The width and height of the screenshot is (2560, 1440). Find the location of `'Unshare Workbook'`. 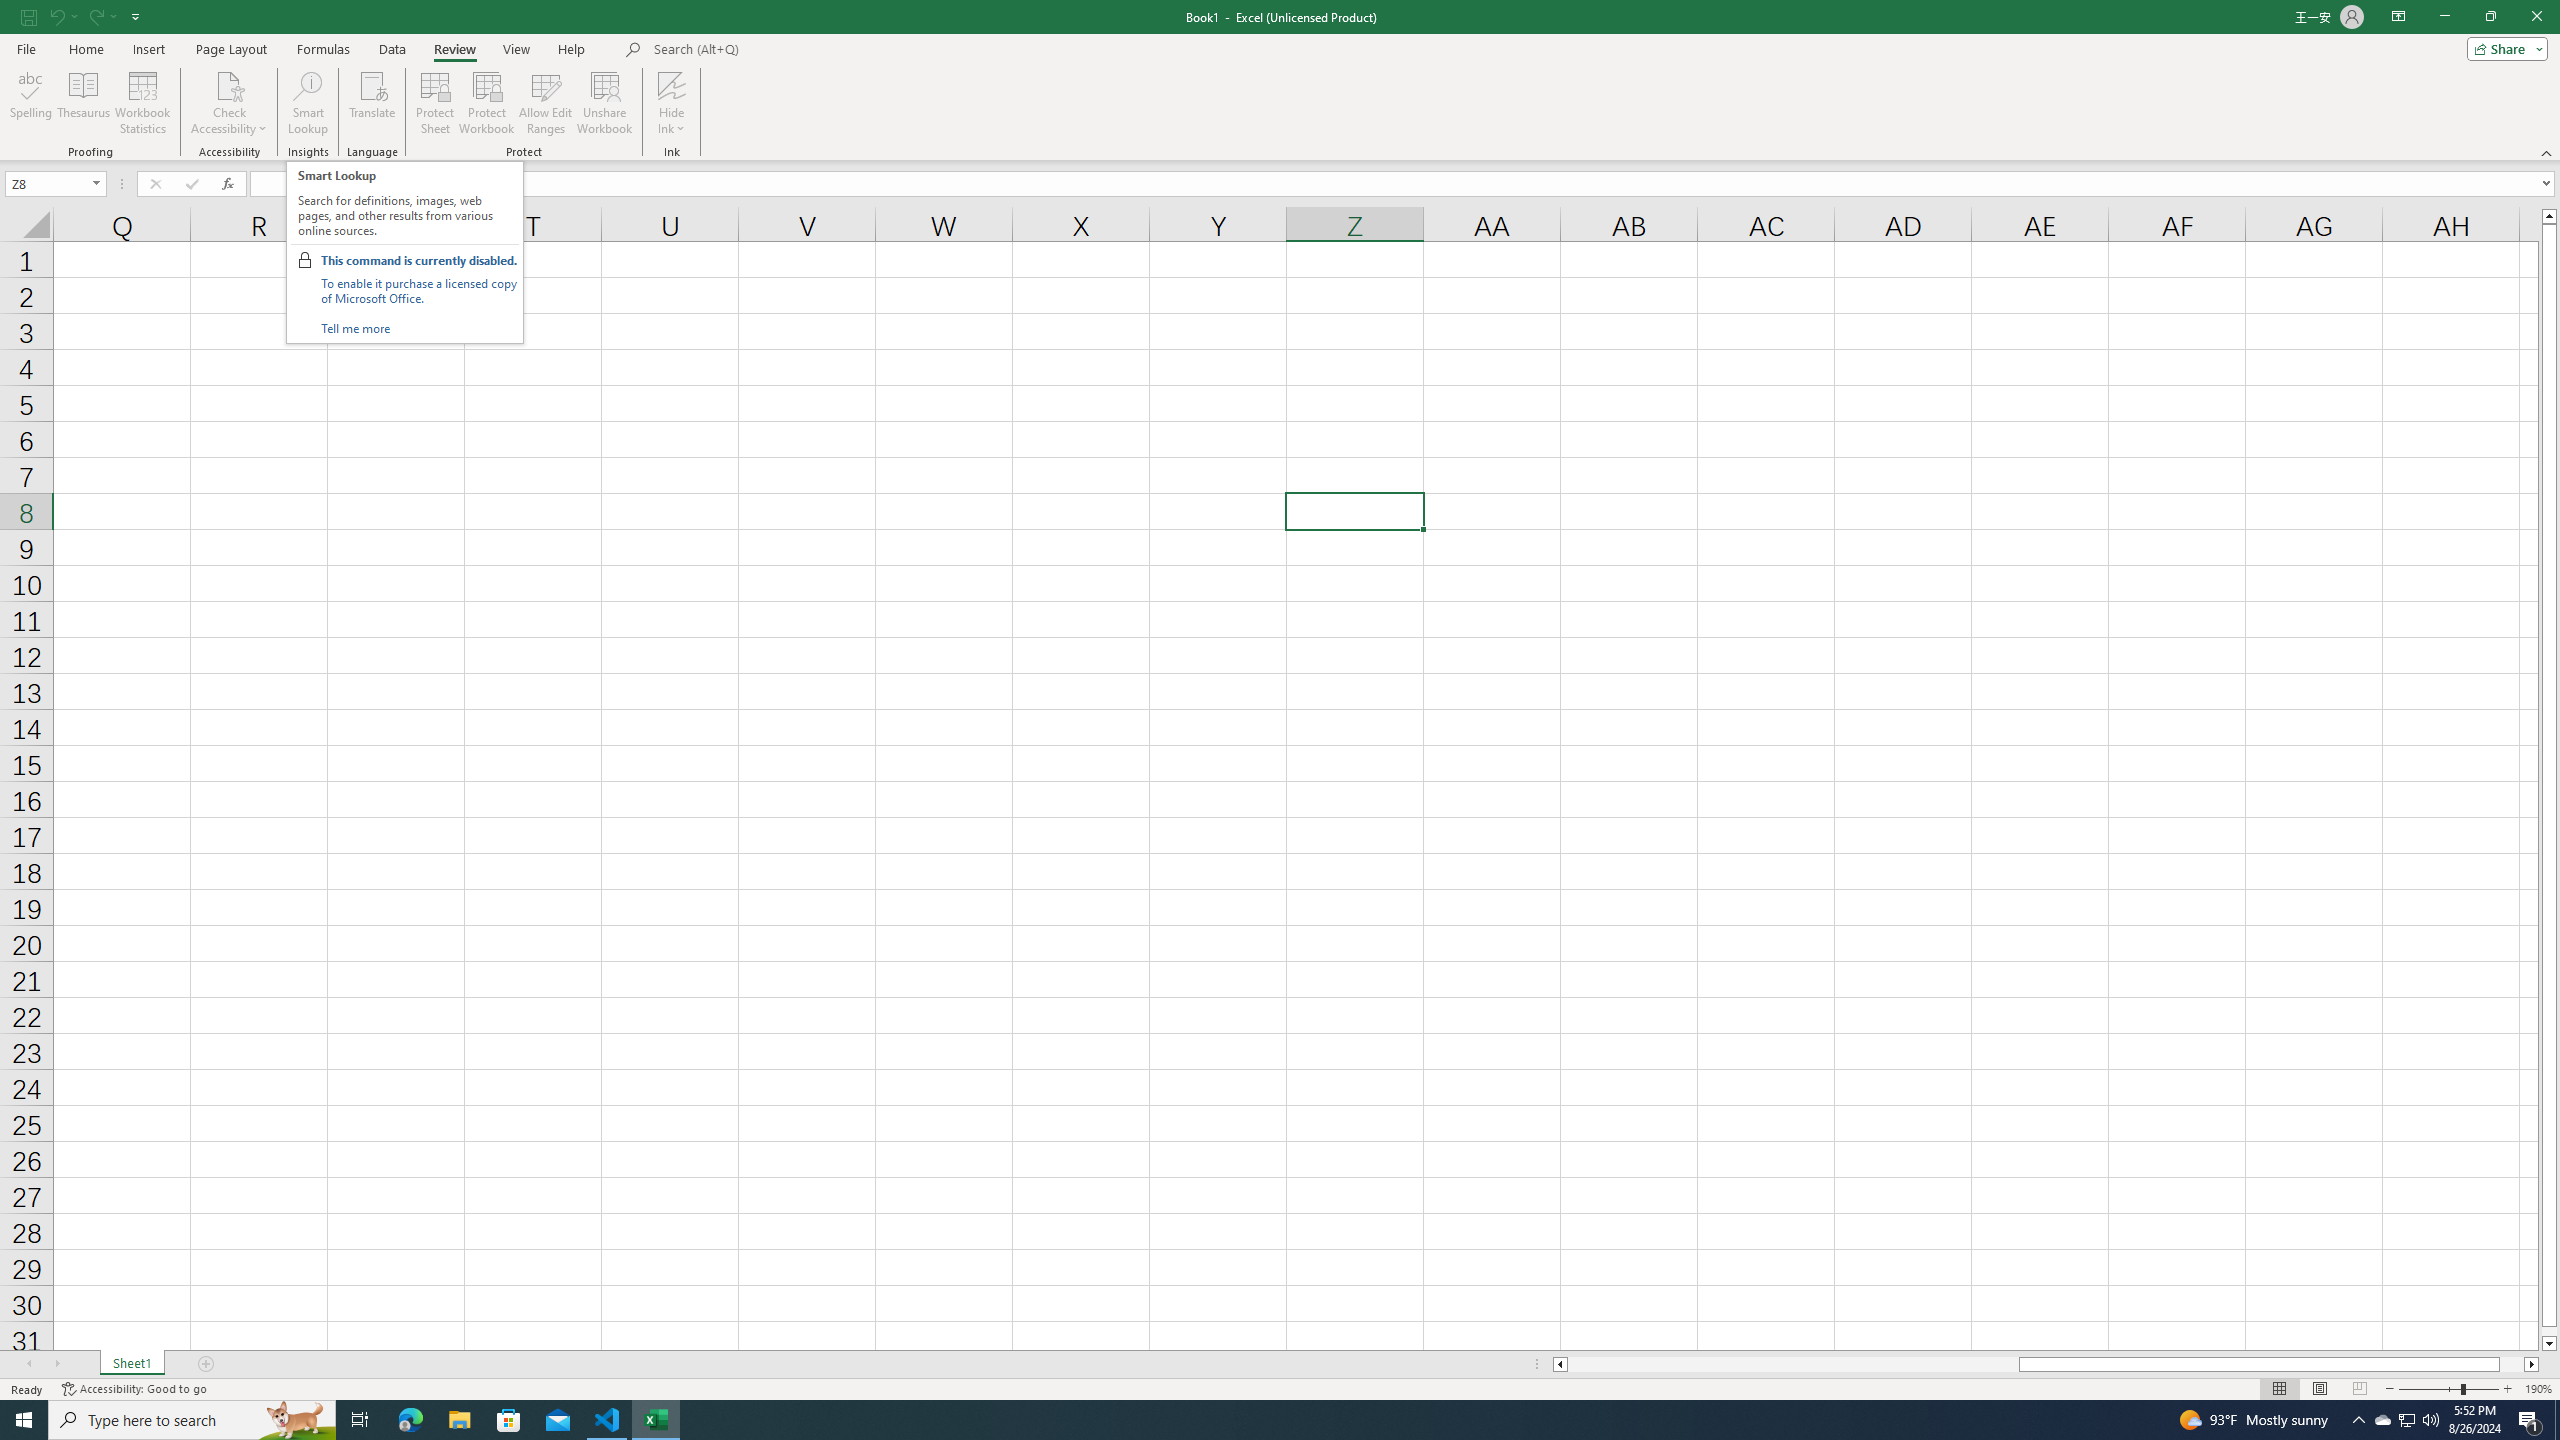

'Unshare Workbook' is located at coordinates (604, 103).